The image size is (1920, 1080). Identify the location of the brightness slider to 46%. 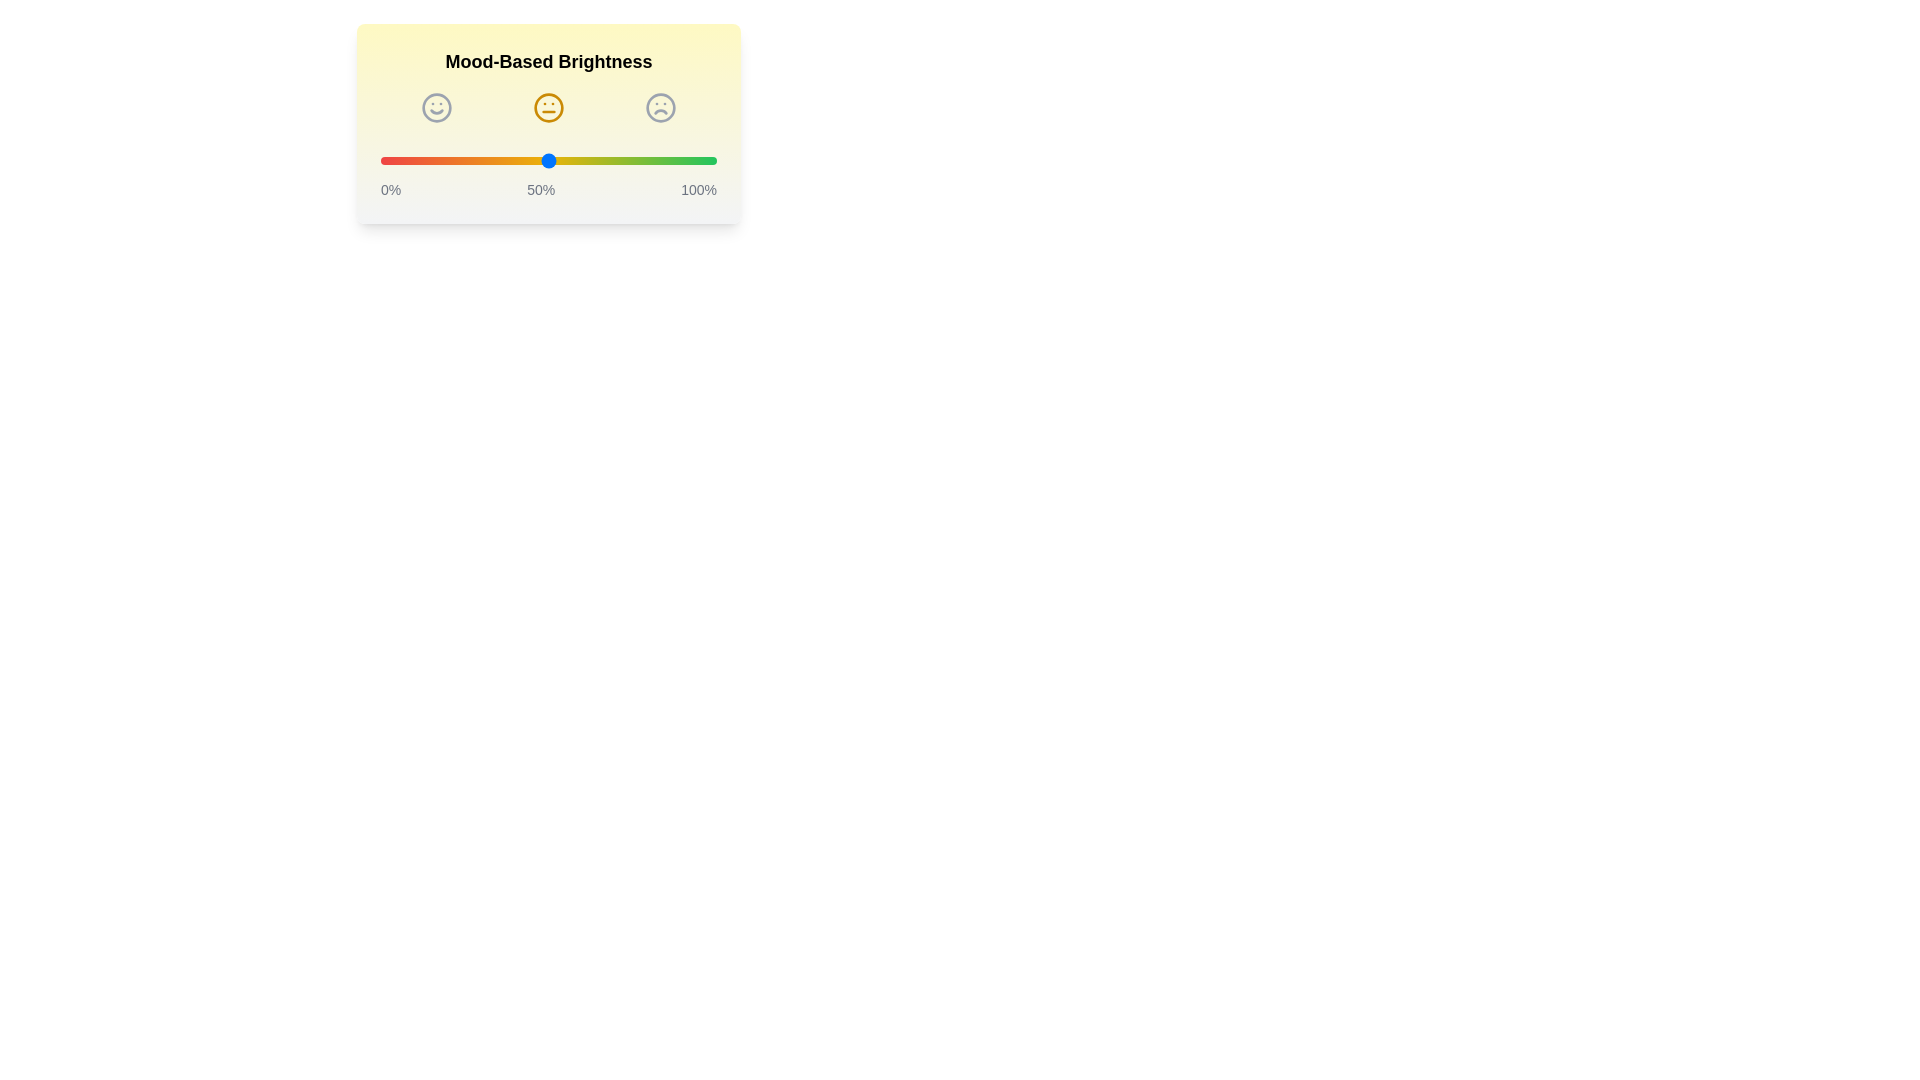
(535, 160).